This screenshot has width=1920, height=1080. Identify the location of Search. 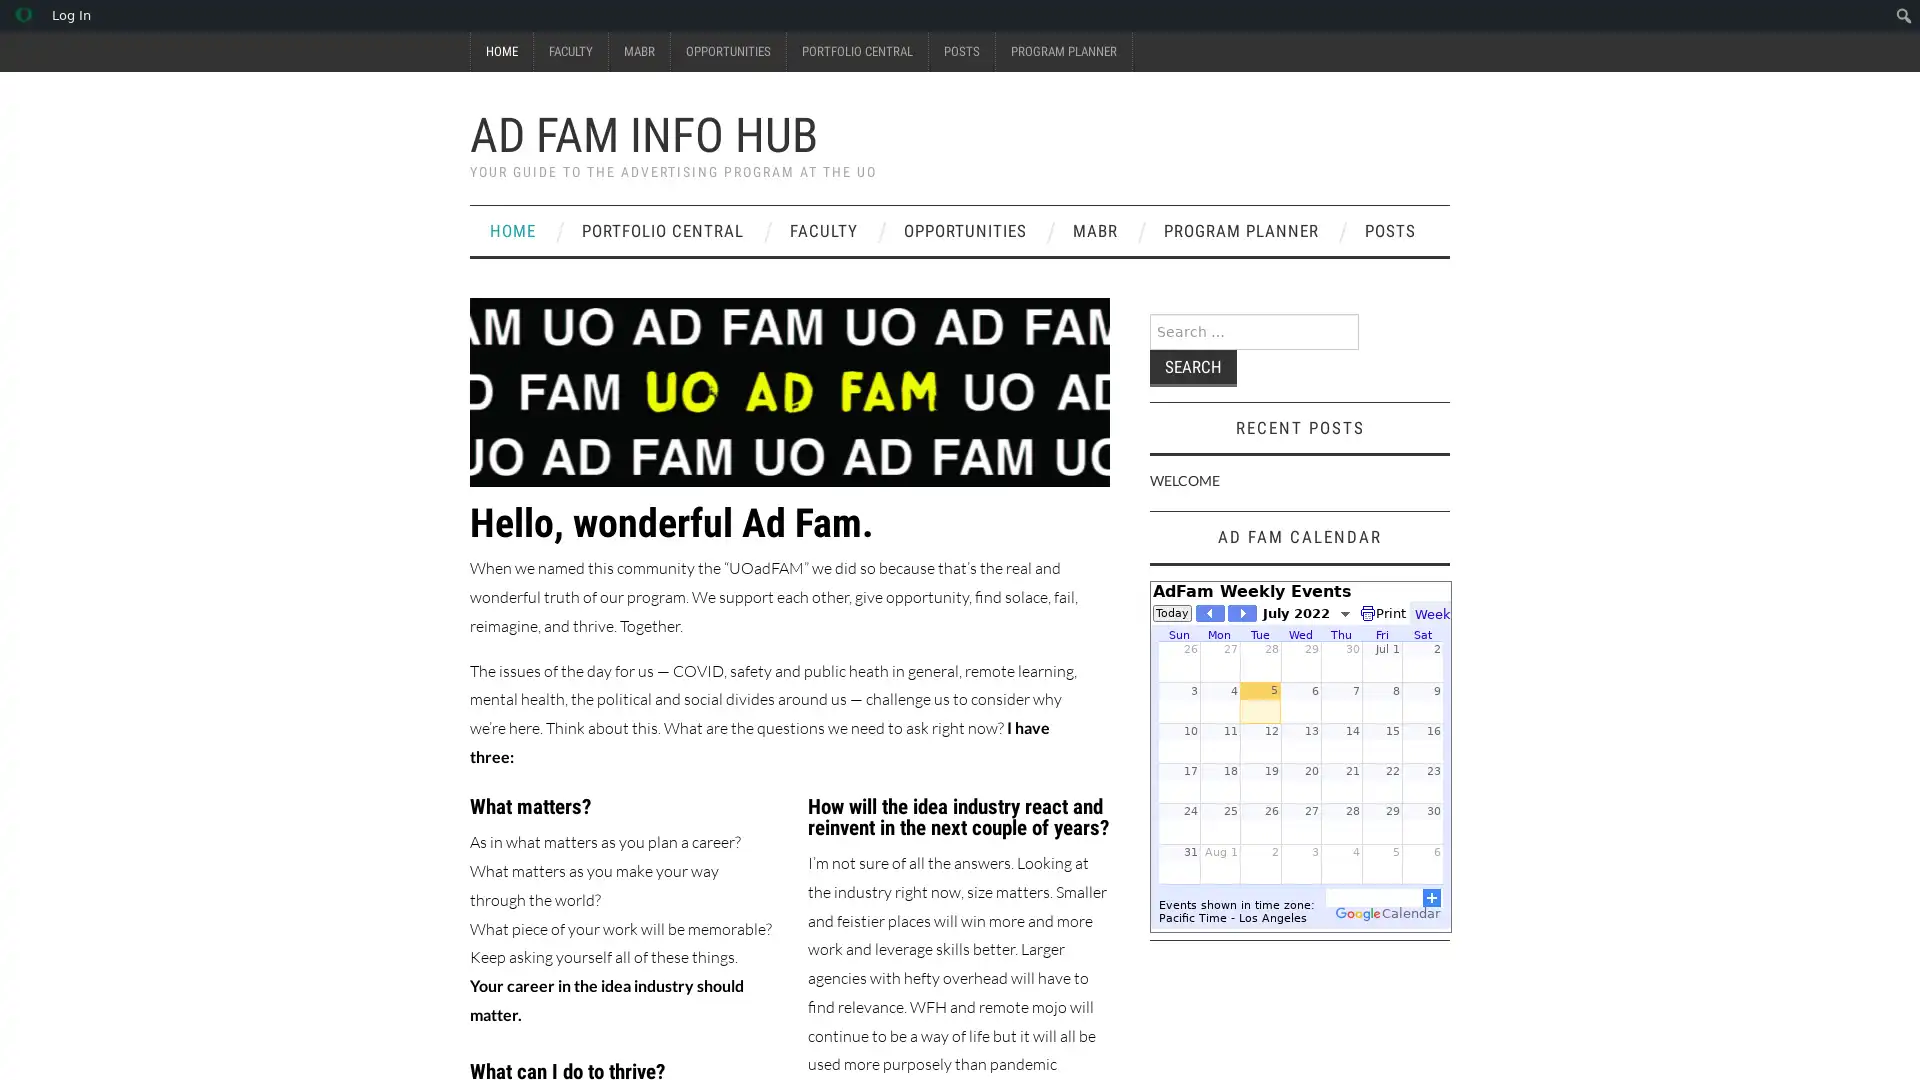
(1193, 368).